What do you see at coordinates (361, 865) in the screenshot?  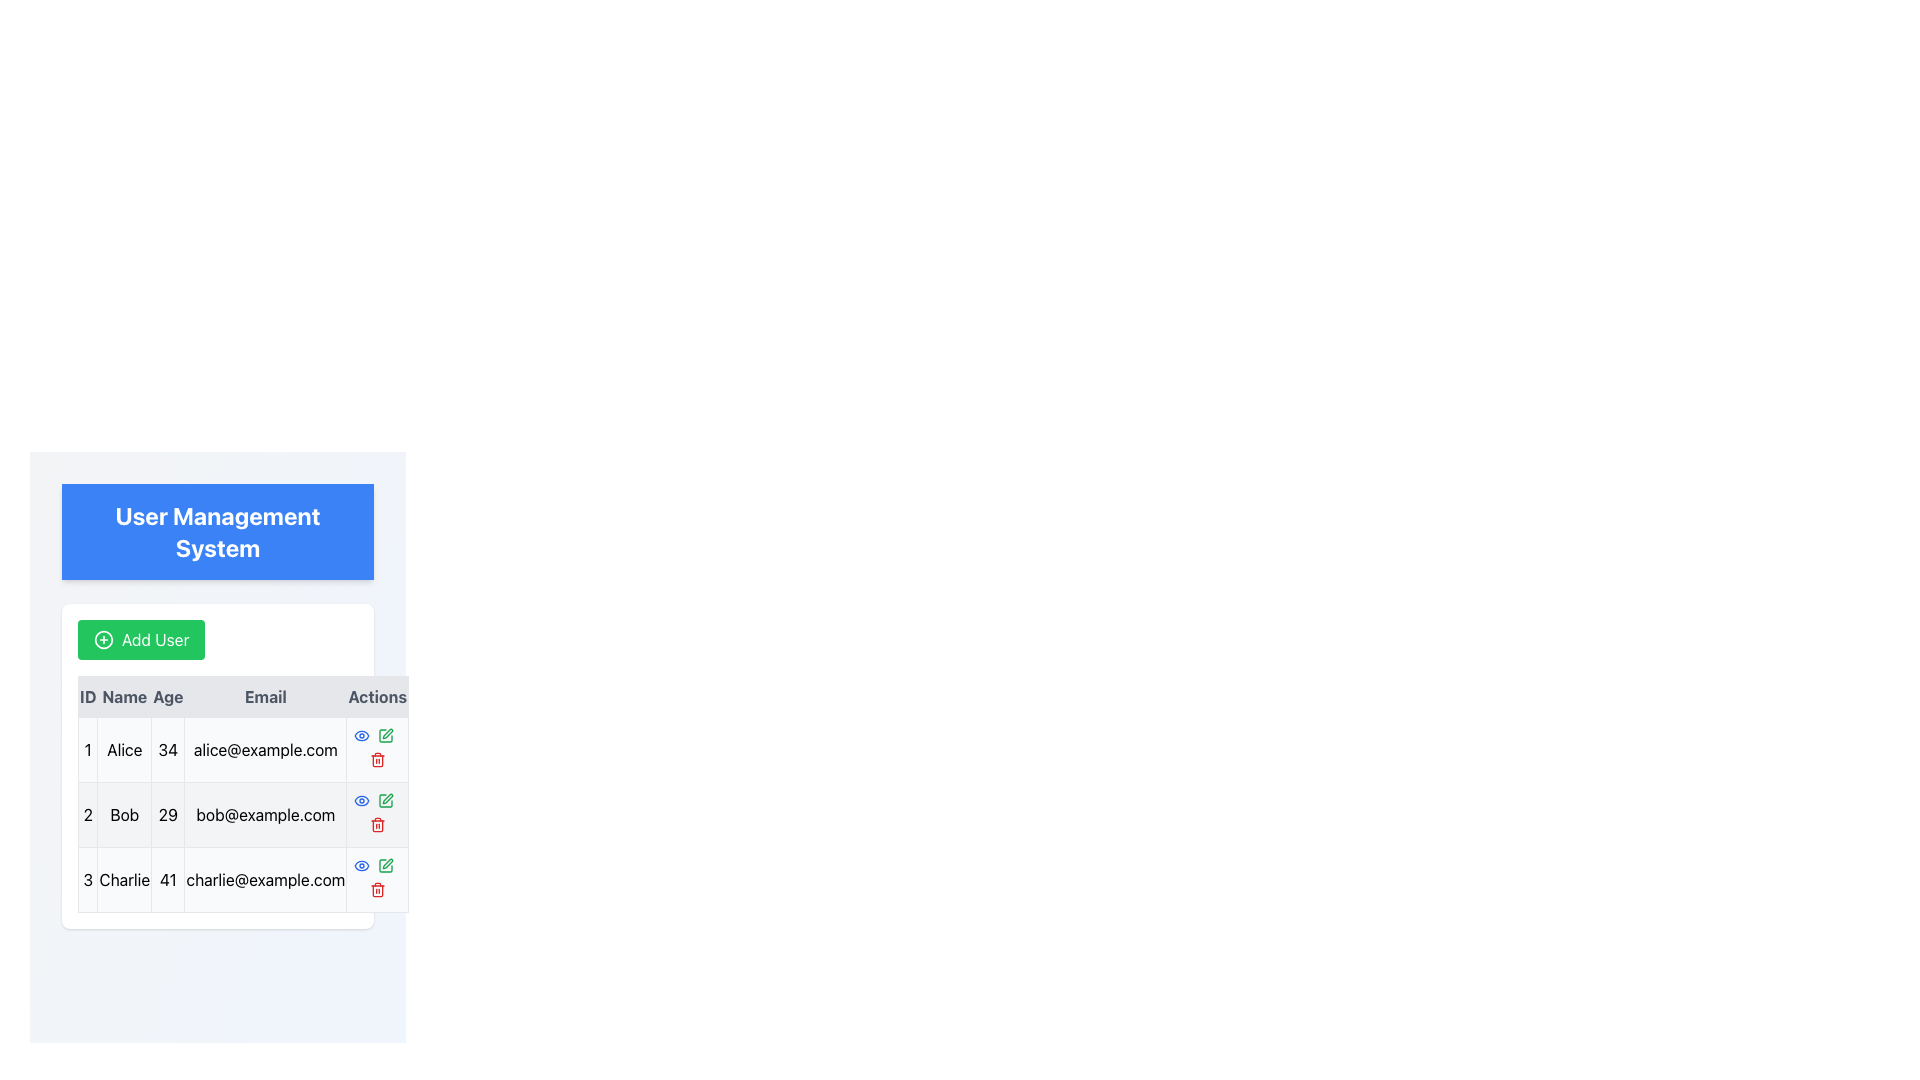 I see `the first icon in the actions column of the third row in the table` at bounding box center [361, 865].